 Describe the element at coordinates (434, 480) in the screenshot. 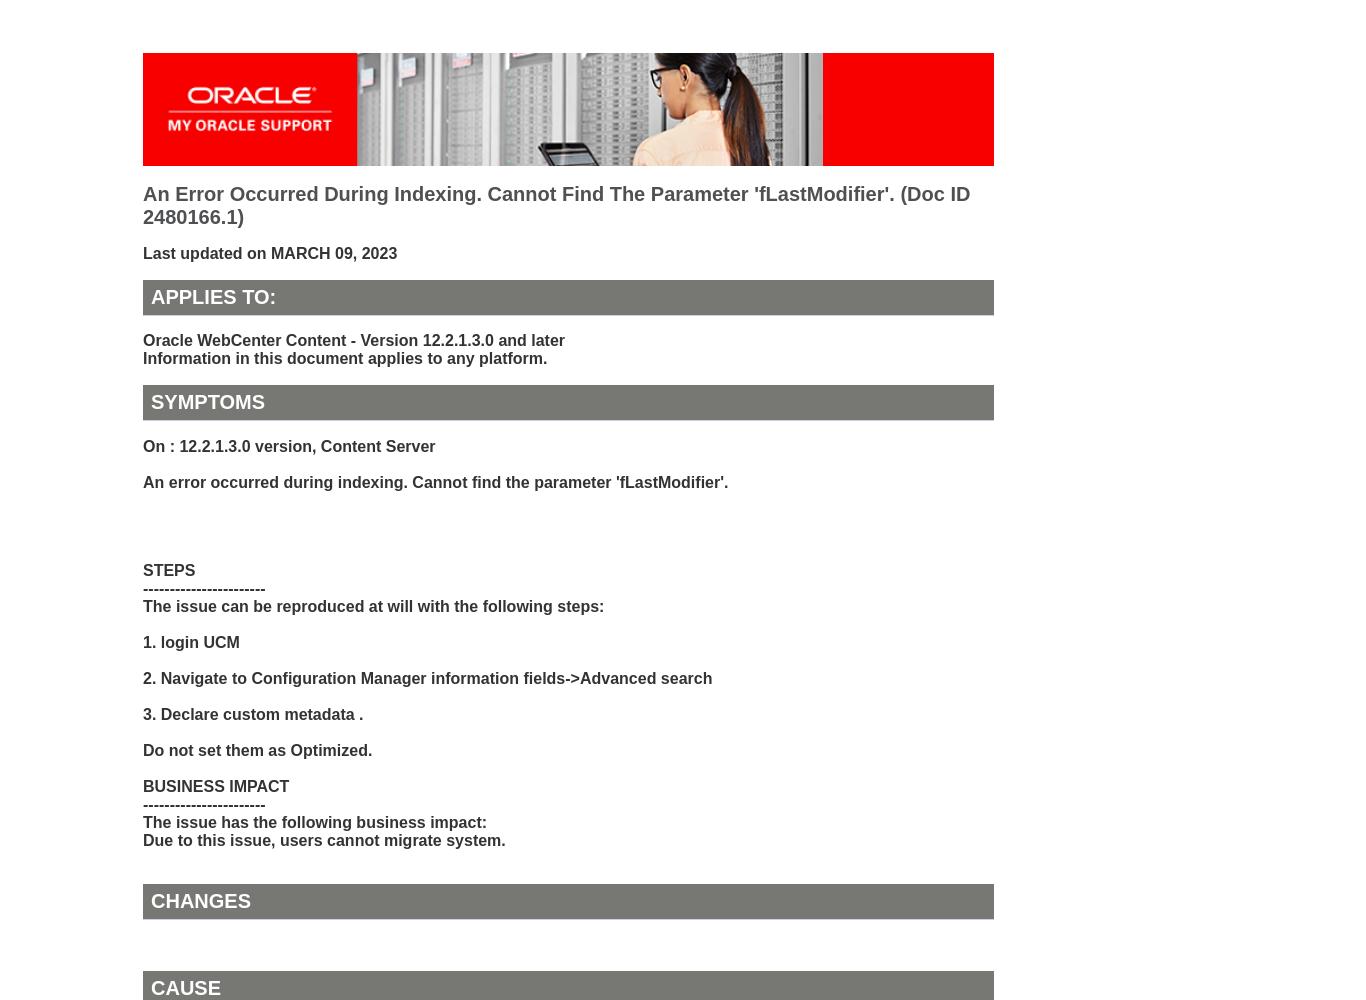

I see `'An error occurred during indexing. Cannot find the parameter 'fLastModifier'.'` at that location.